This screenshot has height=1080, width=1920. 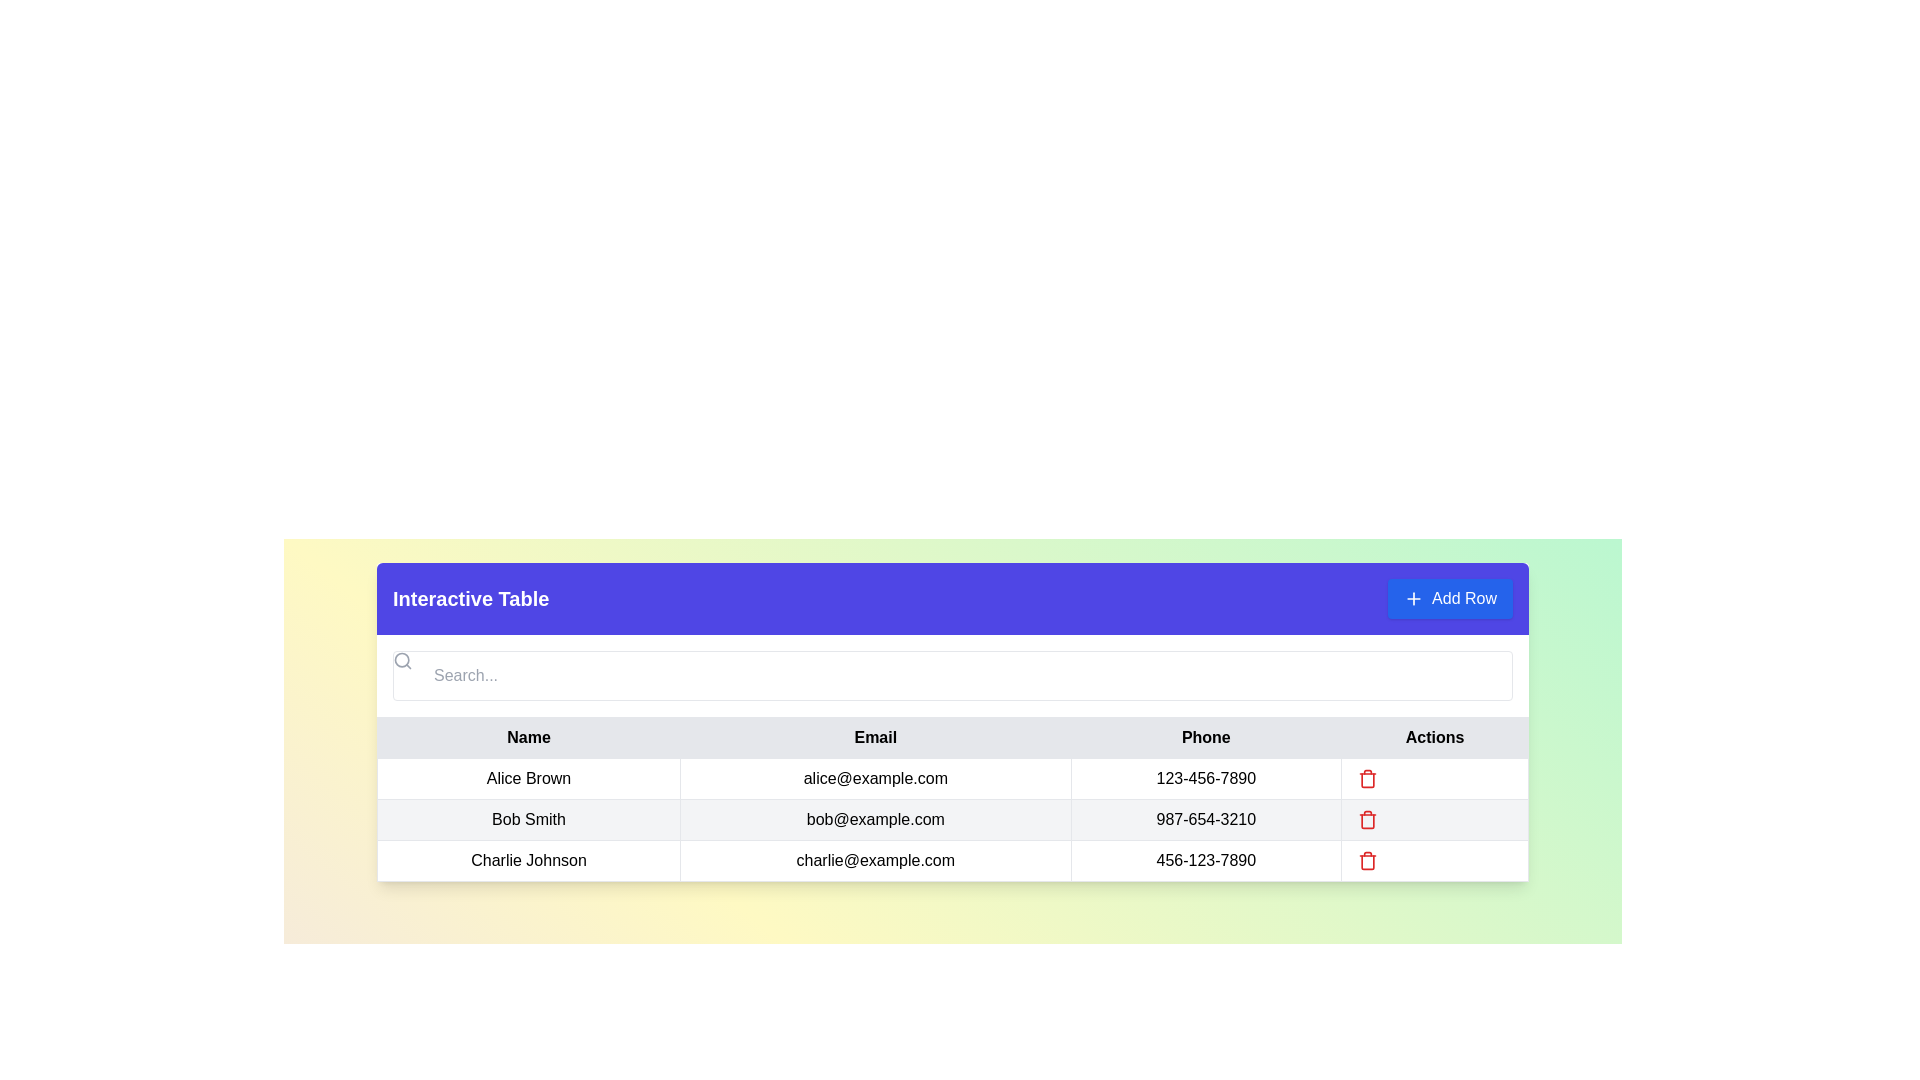 What do you see at coordinates (1205, 859) in the screenshot?
I see `the phone number display in the third row of the interactive table under the 'Phone' column, which is located between the email 'charlie@example.com' and a blank cell` at bounding box center [1205, 859].